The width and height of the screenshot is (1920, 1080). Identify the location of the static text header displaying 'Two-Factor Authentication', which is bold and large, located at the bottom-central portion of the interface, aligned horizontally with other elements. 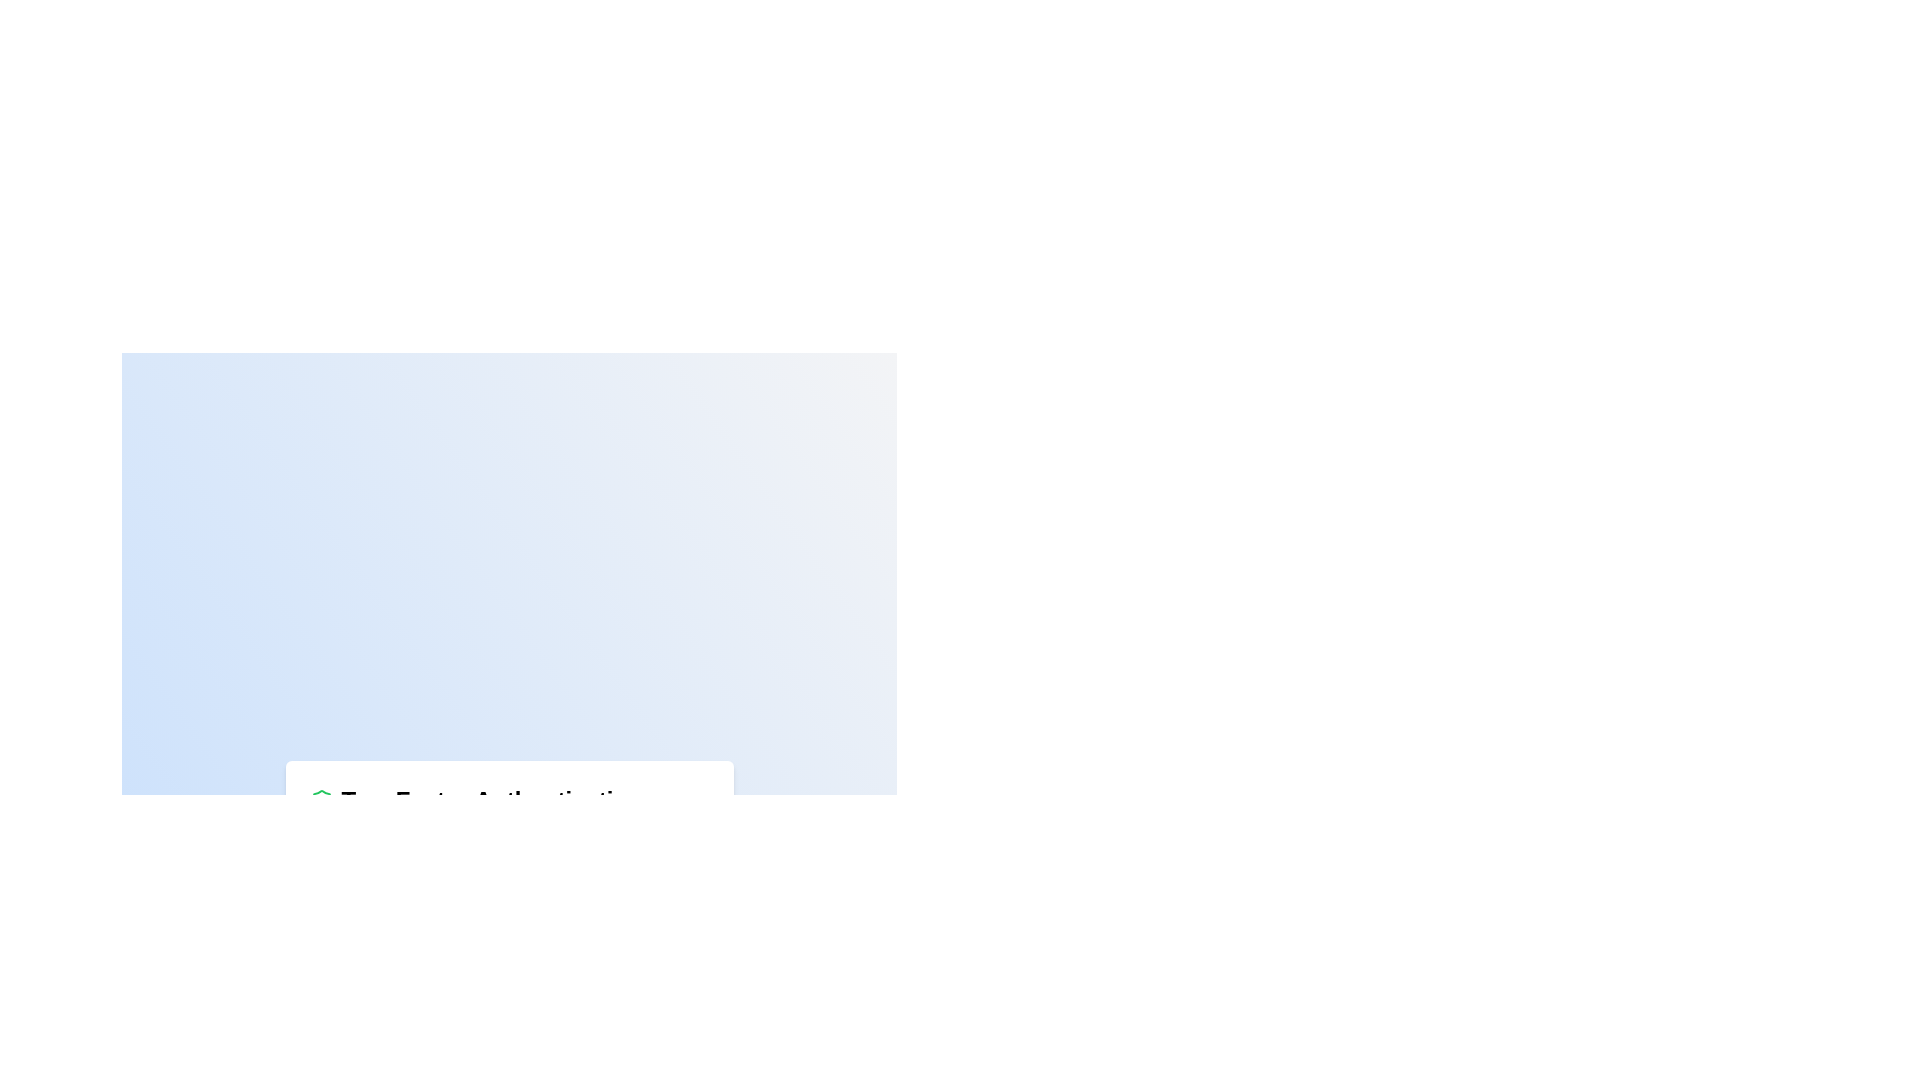
(492, 799).